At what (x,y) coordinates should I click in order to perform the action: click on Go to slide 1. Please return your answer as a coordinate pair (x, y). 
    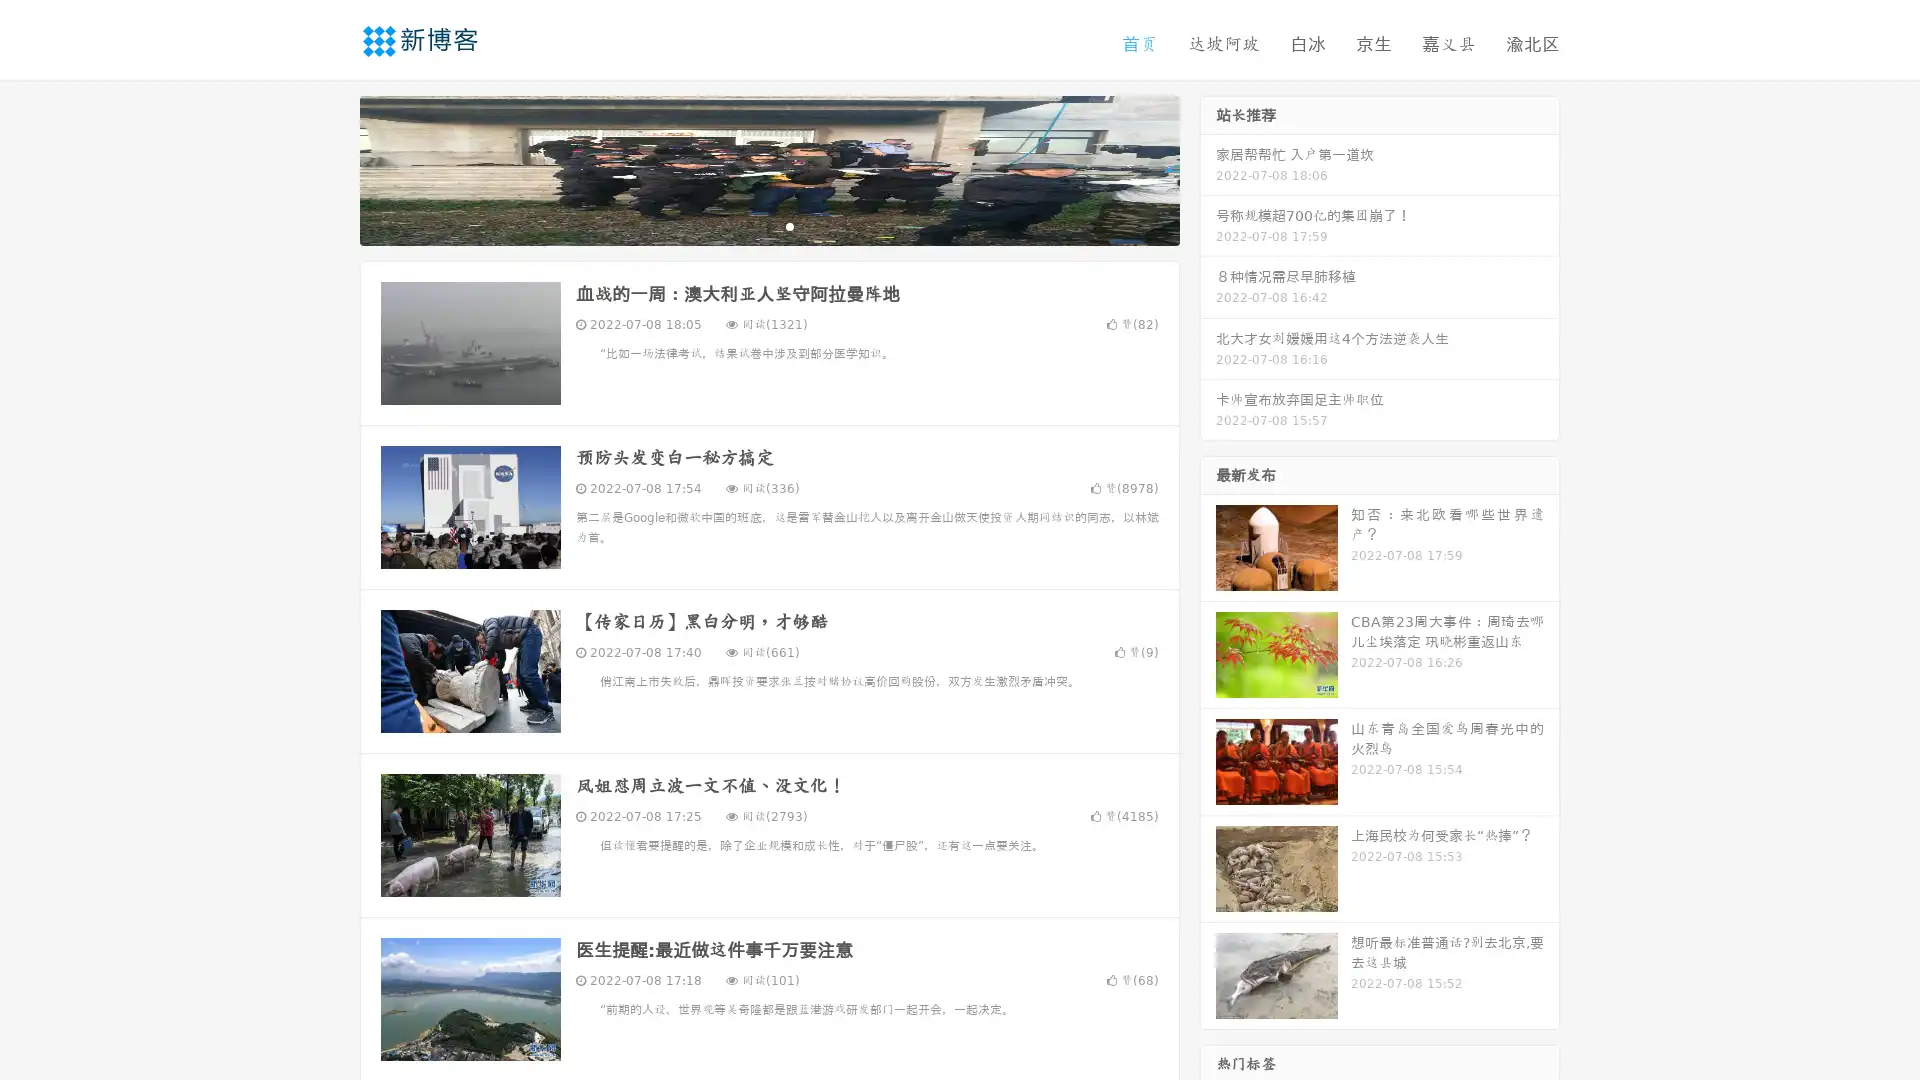
    Looking at the image, I should click on (748, 225).